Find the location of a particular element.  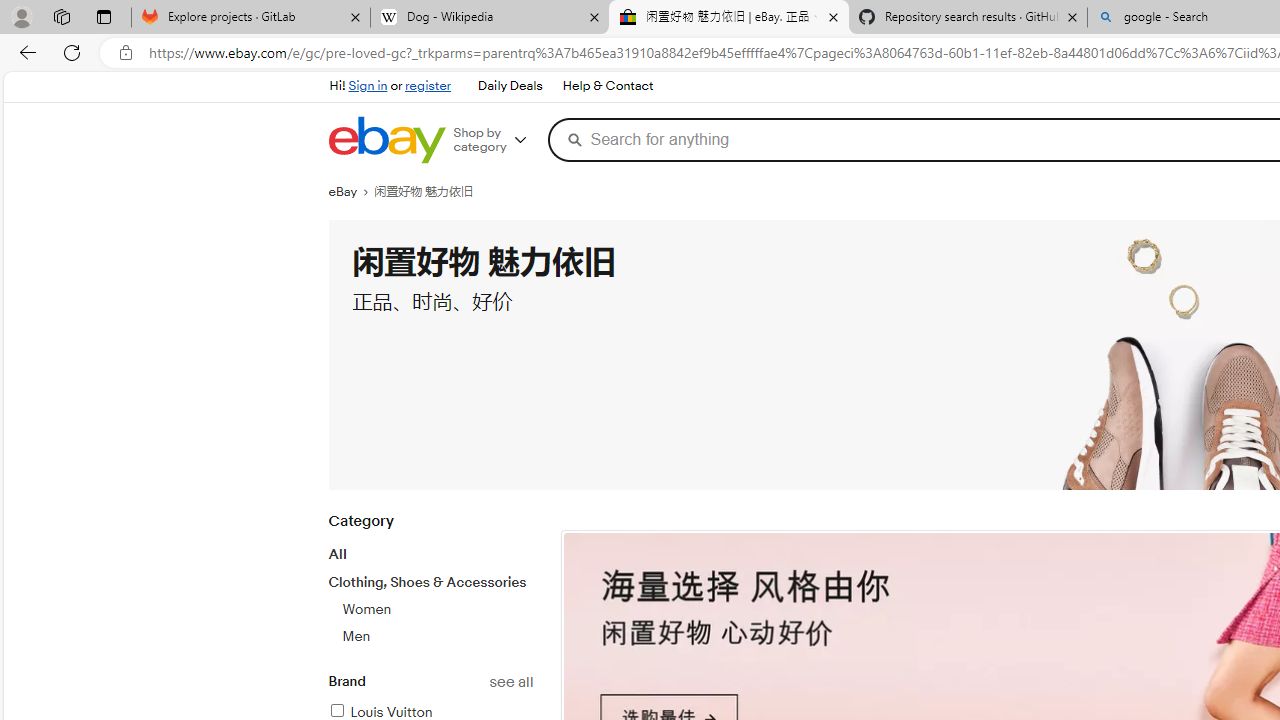

'Dog - Wikipedia' is located at coordinates (490, 17).